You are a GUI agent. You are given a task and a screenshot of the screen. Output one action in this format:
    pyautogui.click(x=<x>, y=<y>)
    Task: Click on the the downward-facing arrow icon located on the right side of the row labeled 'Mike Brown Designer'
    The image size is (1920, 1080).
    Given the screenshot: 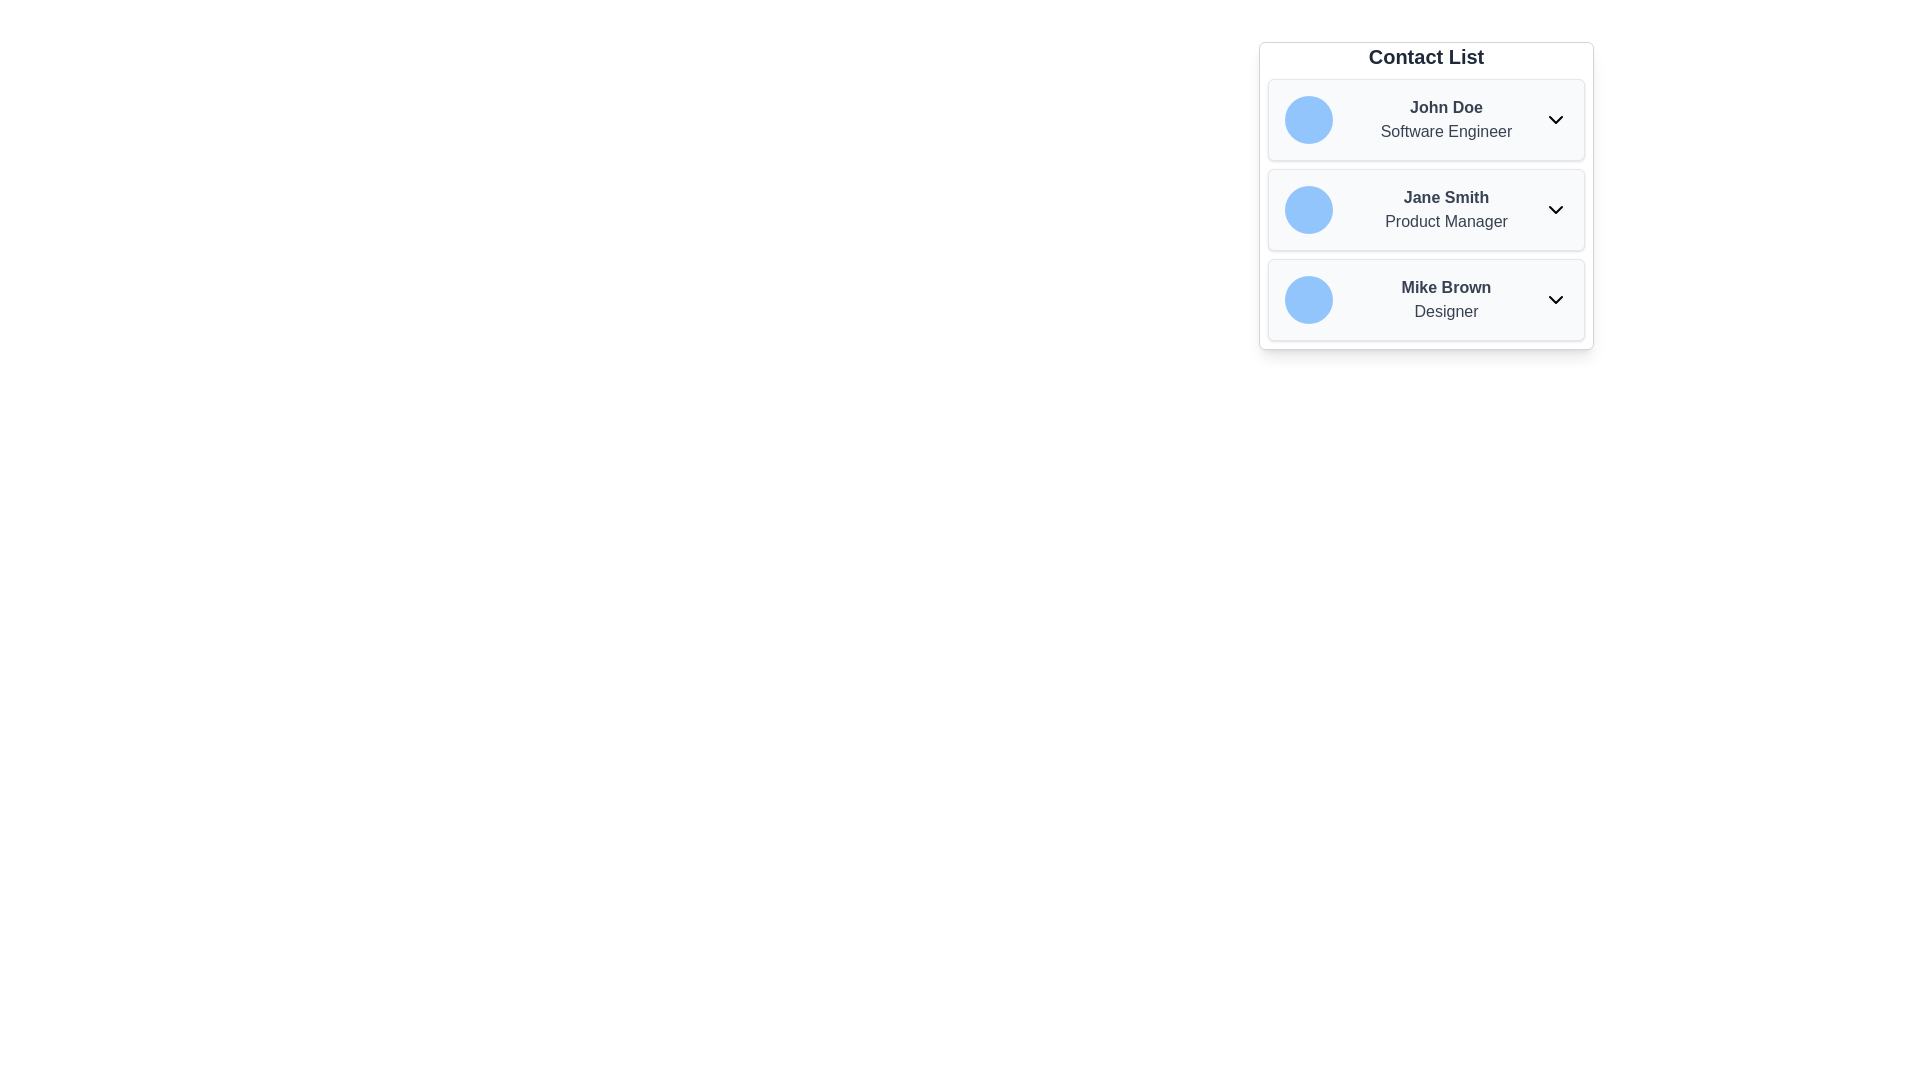 What is the action you would take?
    pyautogui.click(x=1554, y=300)
    